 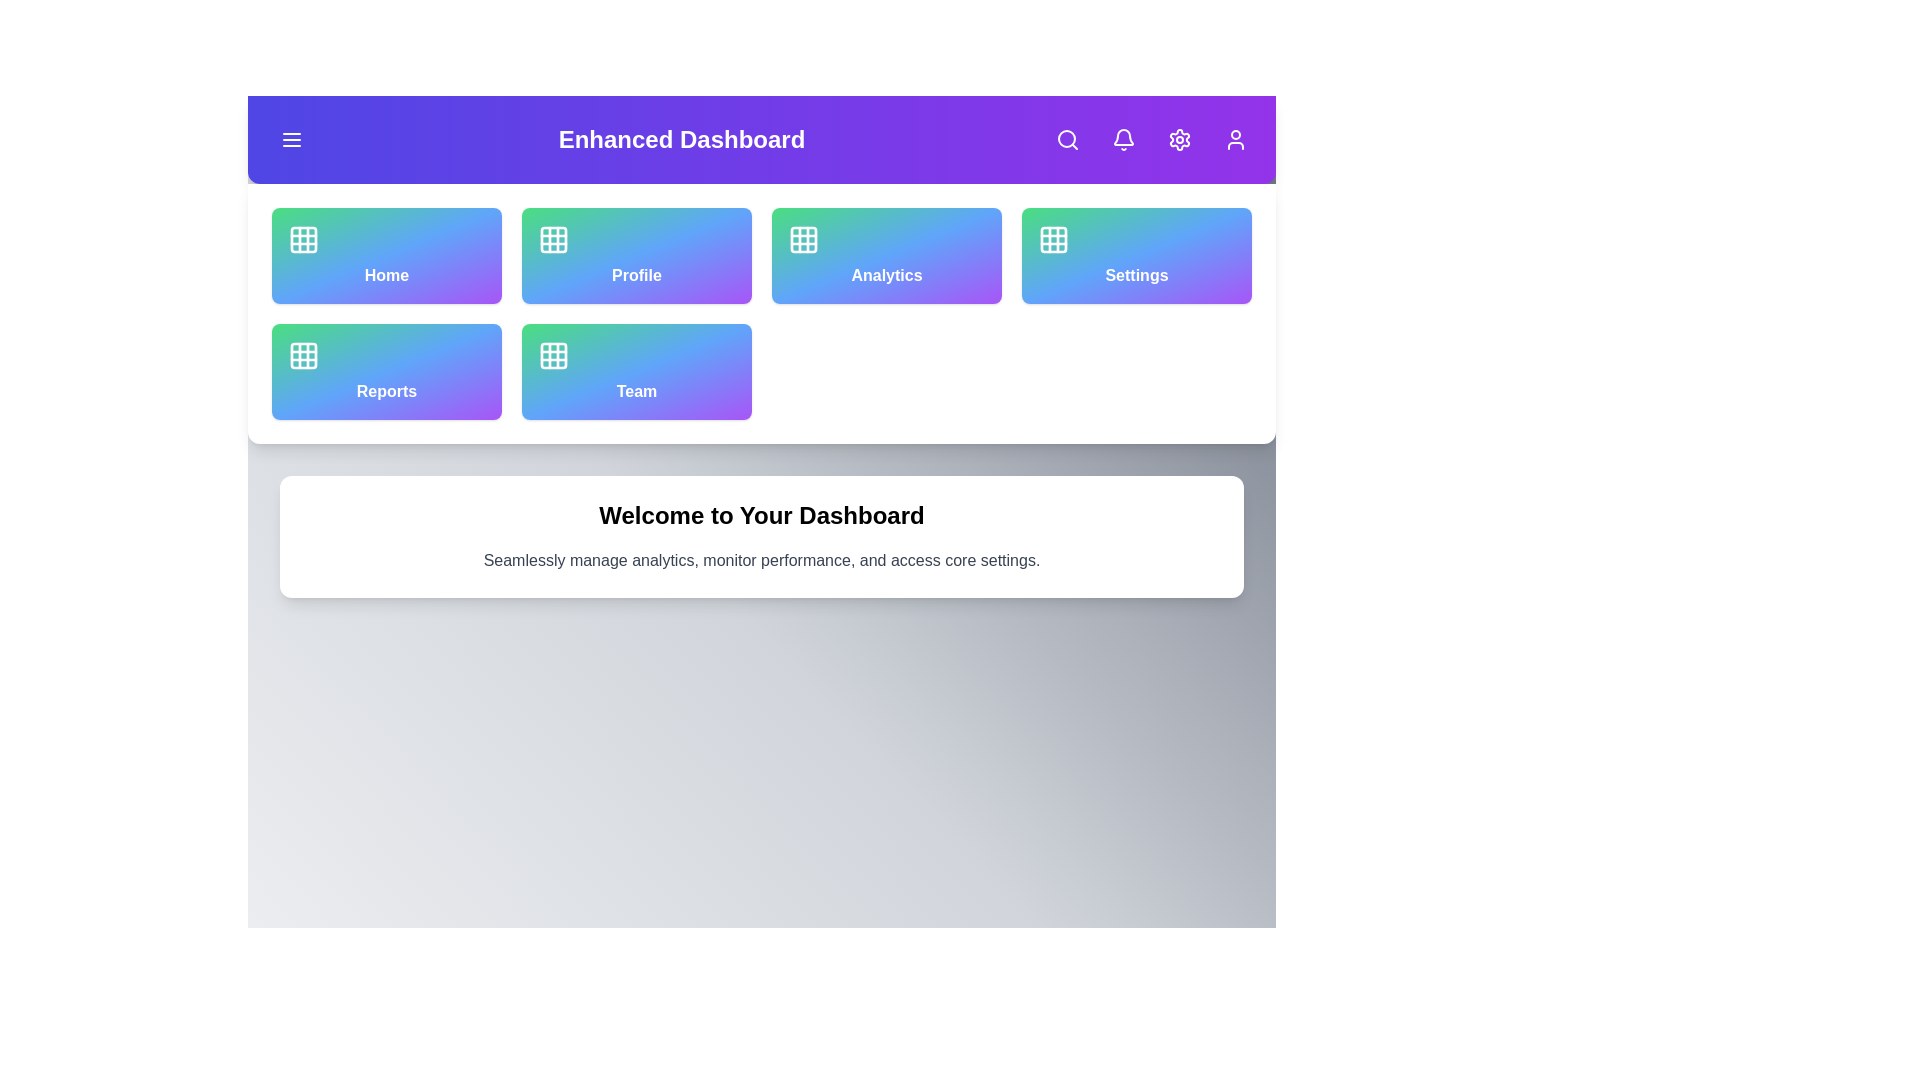 What do you see at coordinates (387, 254) in the screenshot?
I see `the navigation option Home by clicking its corresponding button` at bounding box center [387, 254].